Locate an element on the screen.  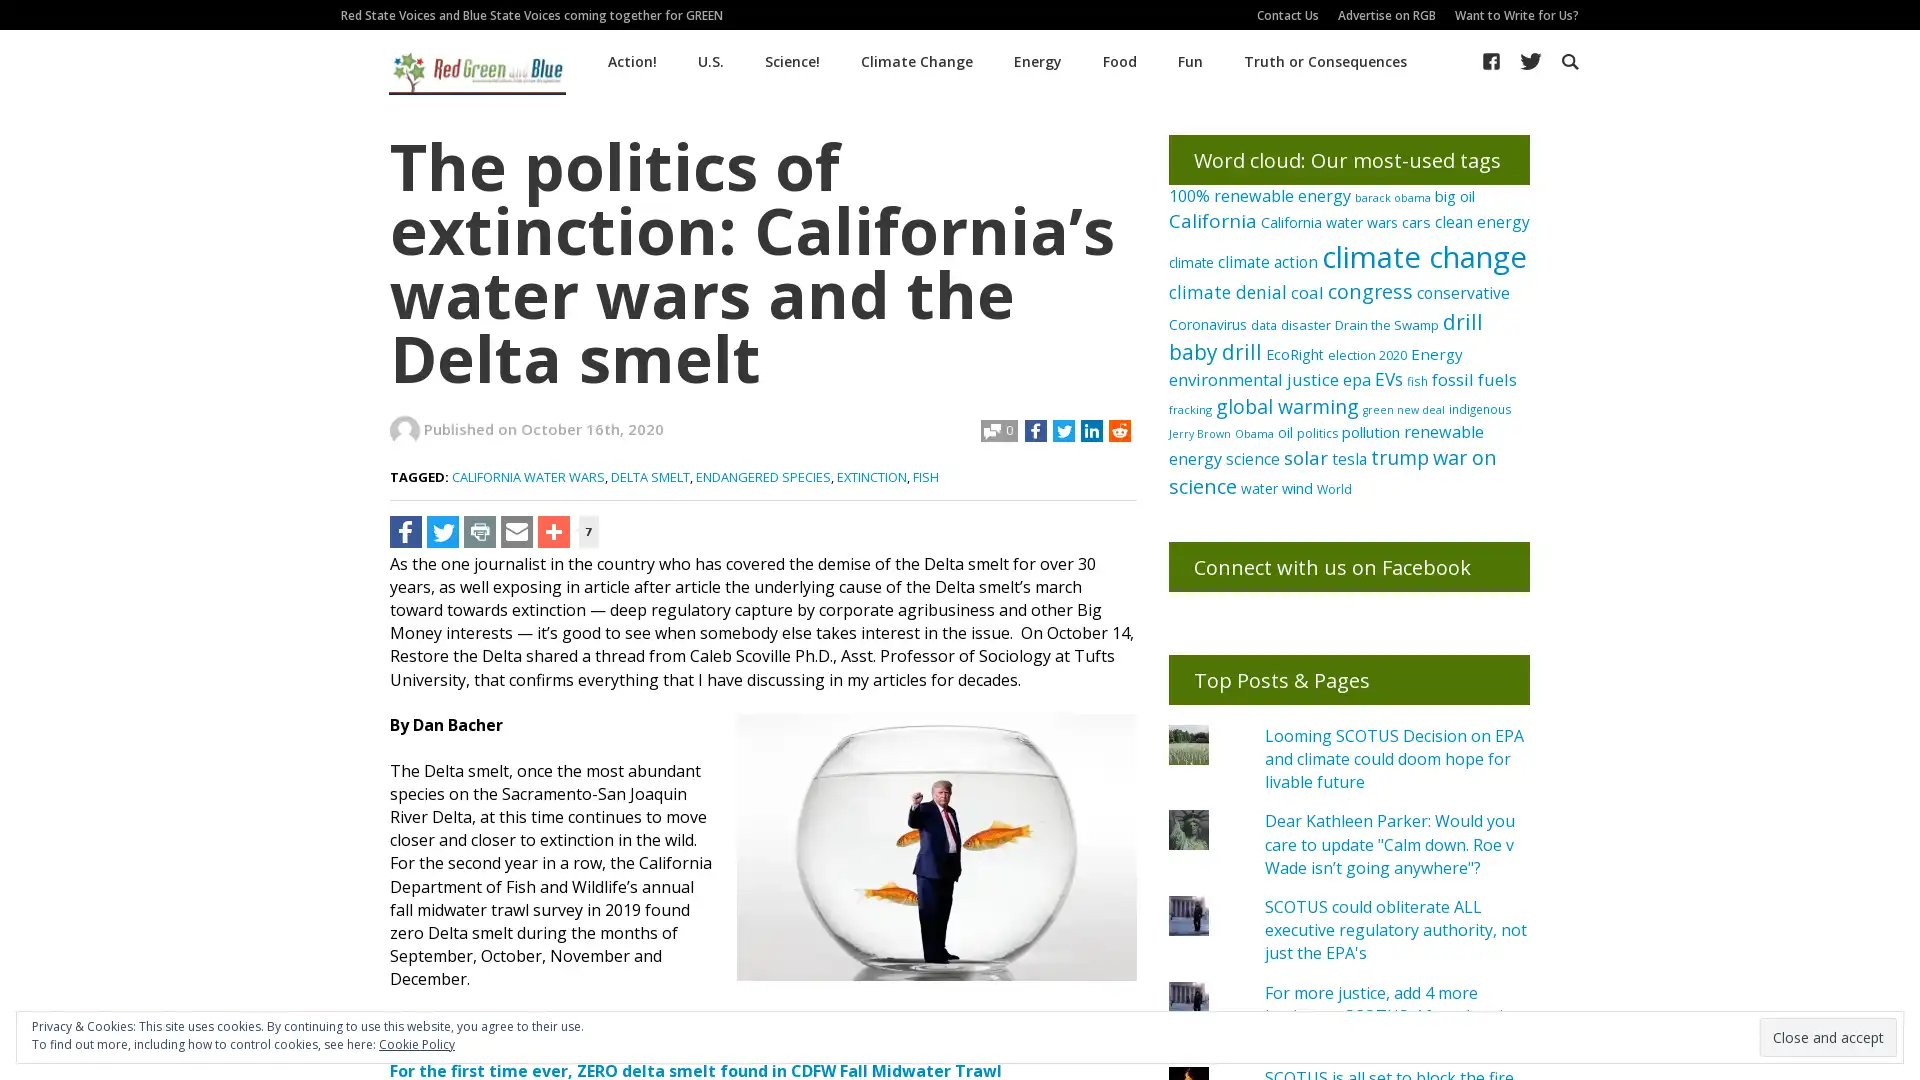
Share to Facebook is located at coordinates (405, 530).